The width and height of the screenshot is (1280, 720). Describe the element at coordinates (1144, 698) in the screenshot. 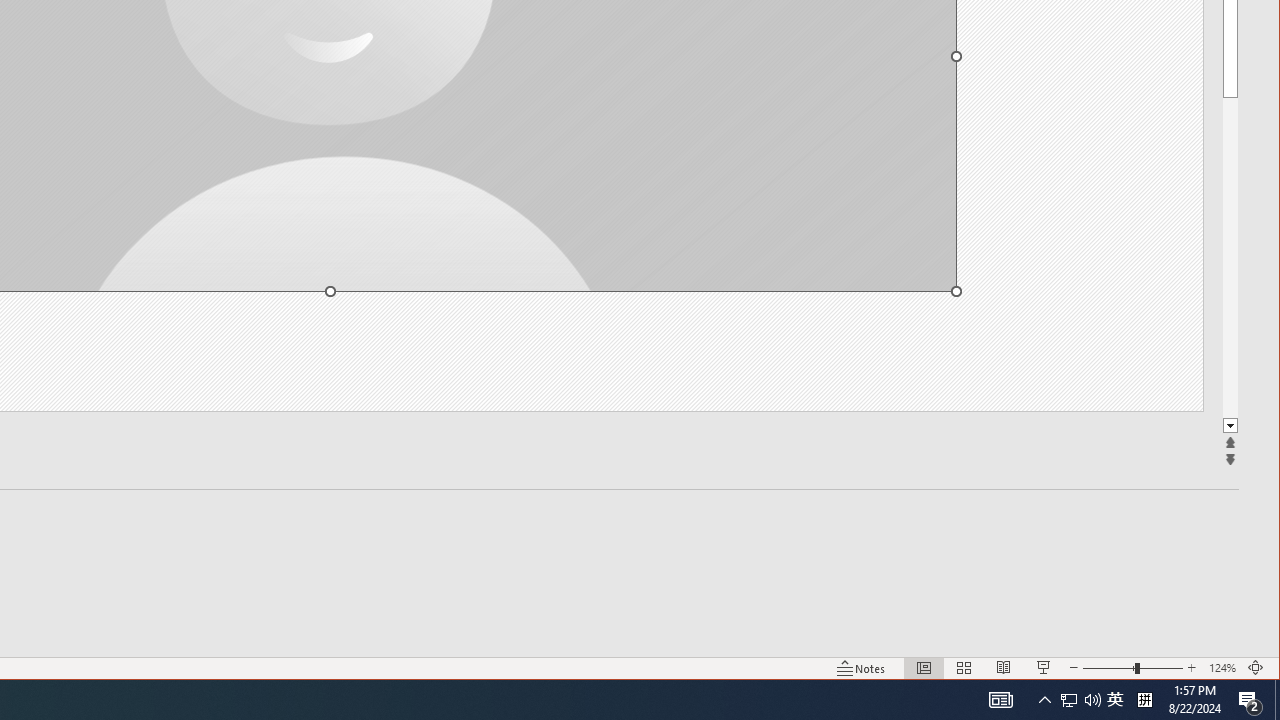

I see `'Tray Input Indicator - Chinese (Simplified, China)'` at that location.